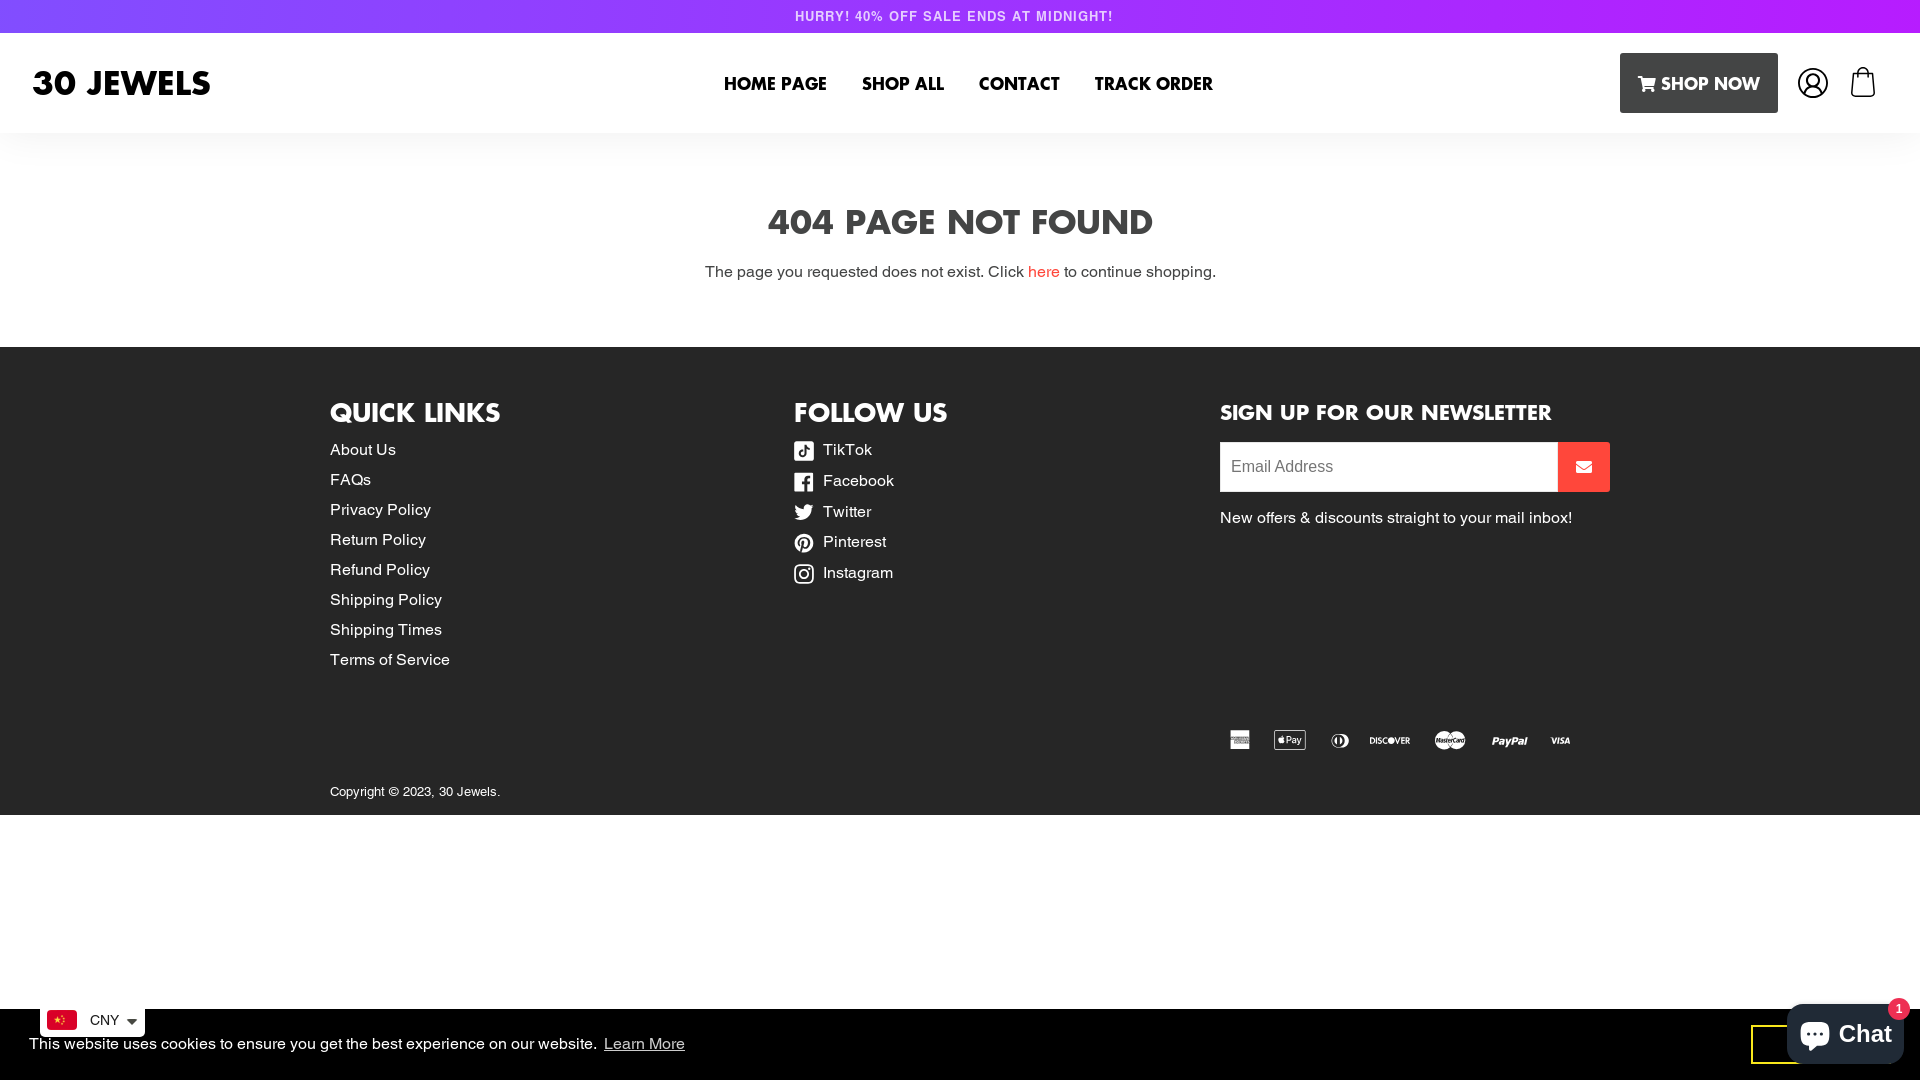 The height and width of the screenshot is (1080, 1920). What do you see at coordinates (389, 659) in the screenshot?
I see `'Terms of Service'` at bounding box center [389, 659].